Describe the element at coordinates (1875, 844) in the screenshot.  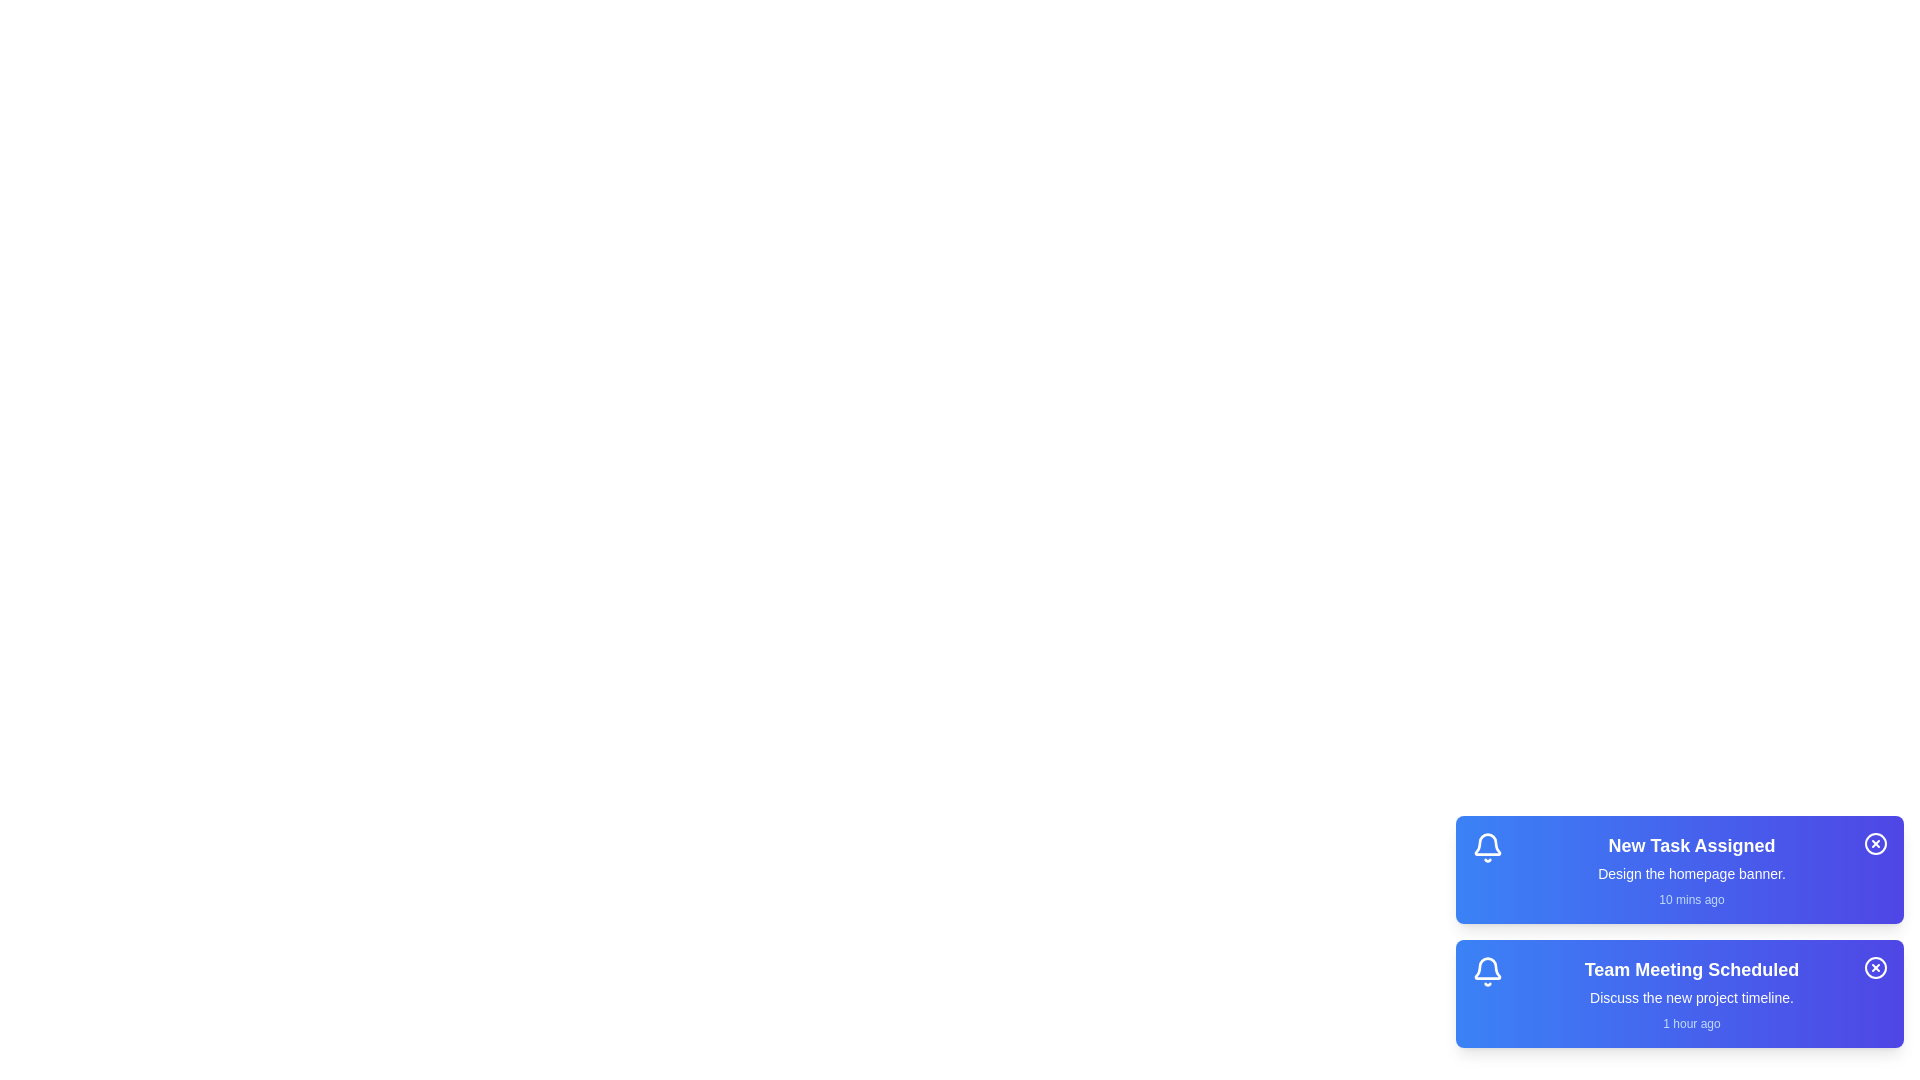
I see `the close button of the activity log item to dismiss it` at that location.